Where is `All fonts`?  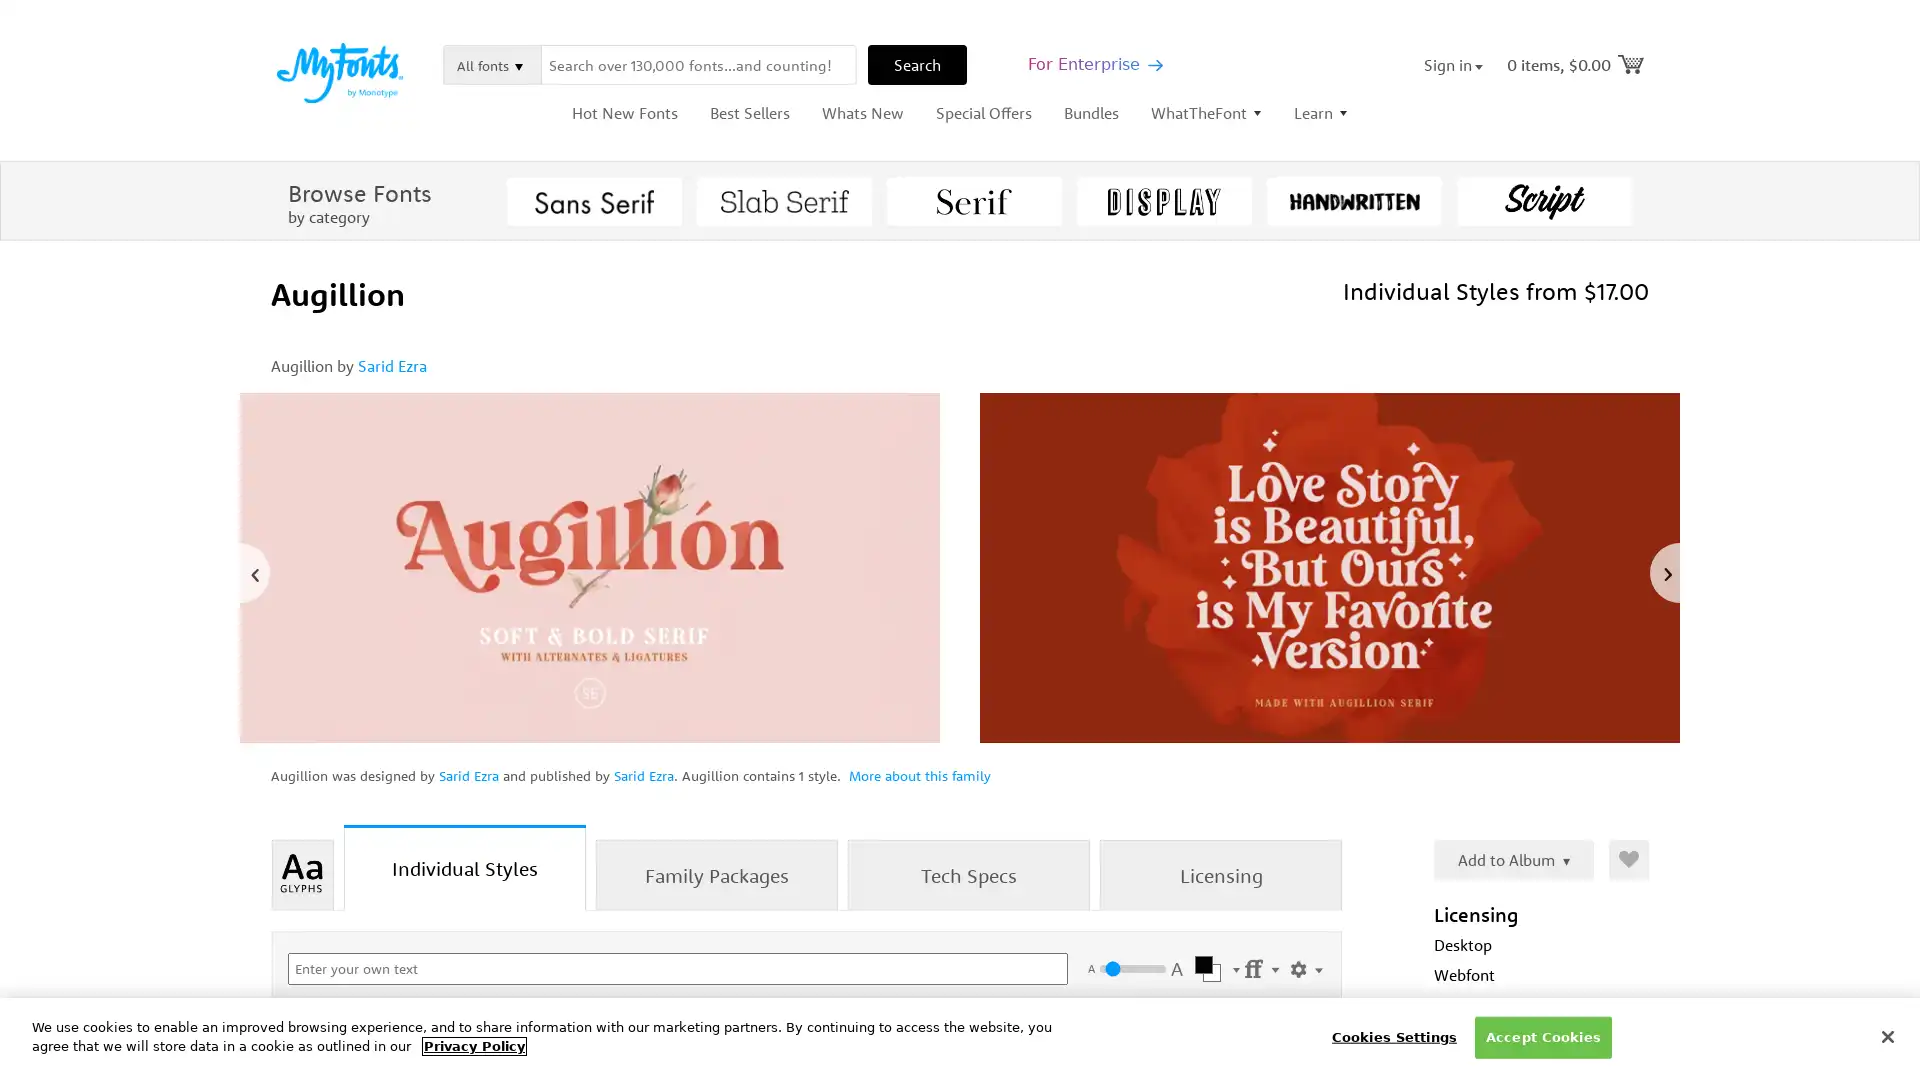 All fonts is located at coordinates (492, 64).